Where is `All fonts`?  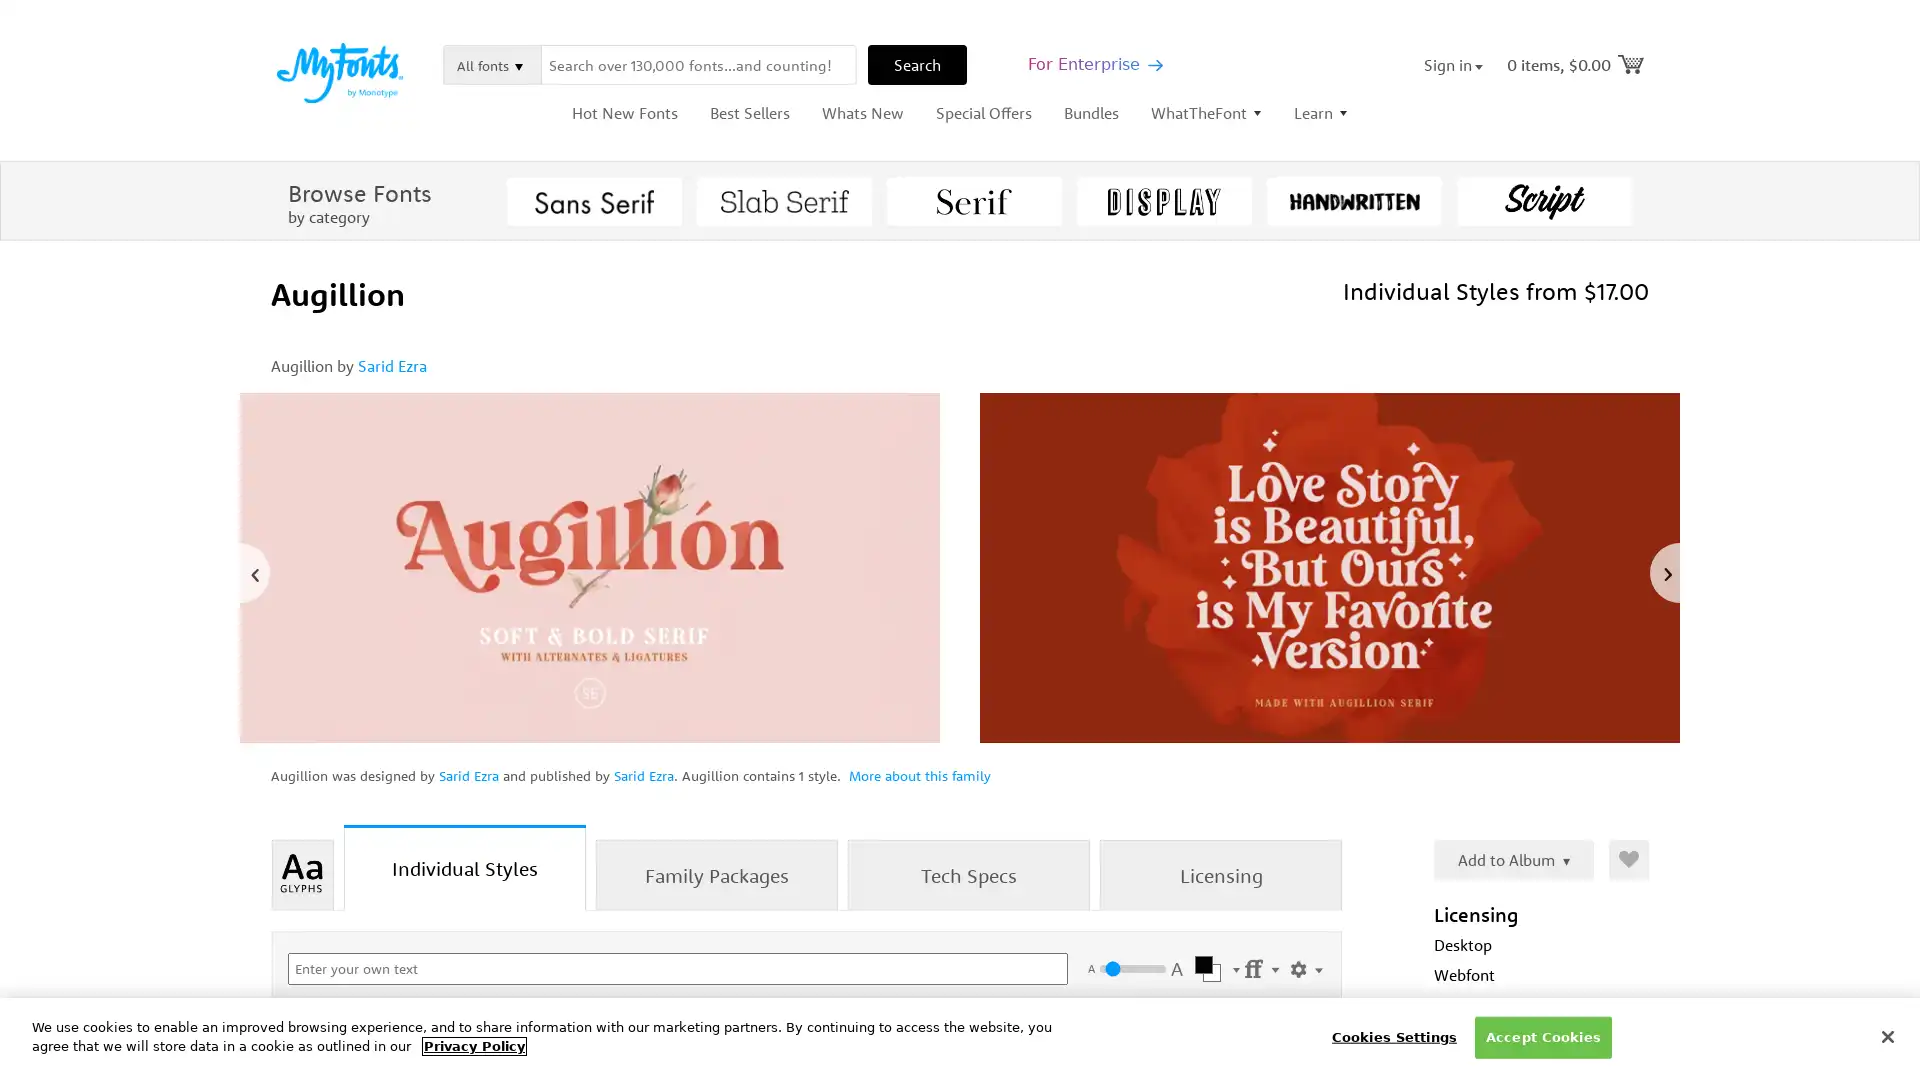 All fonts is located at coordinates (492, 64).